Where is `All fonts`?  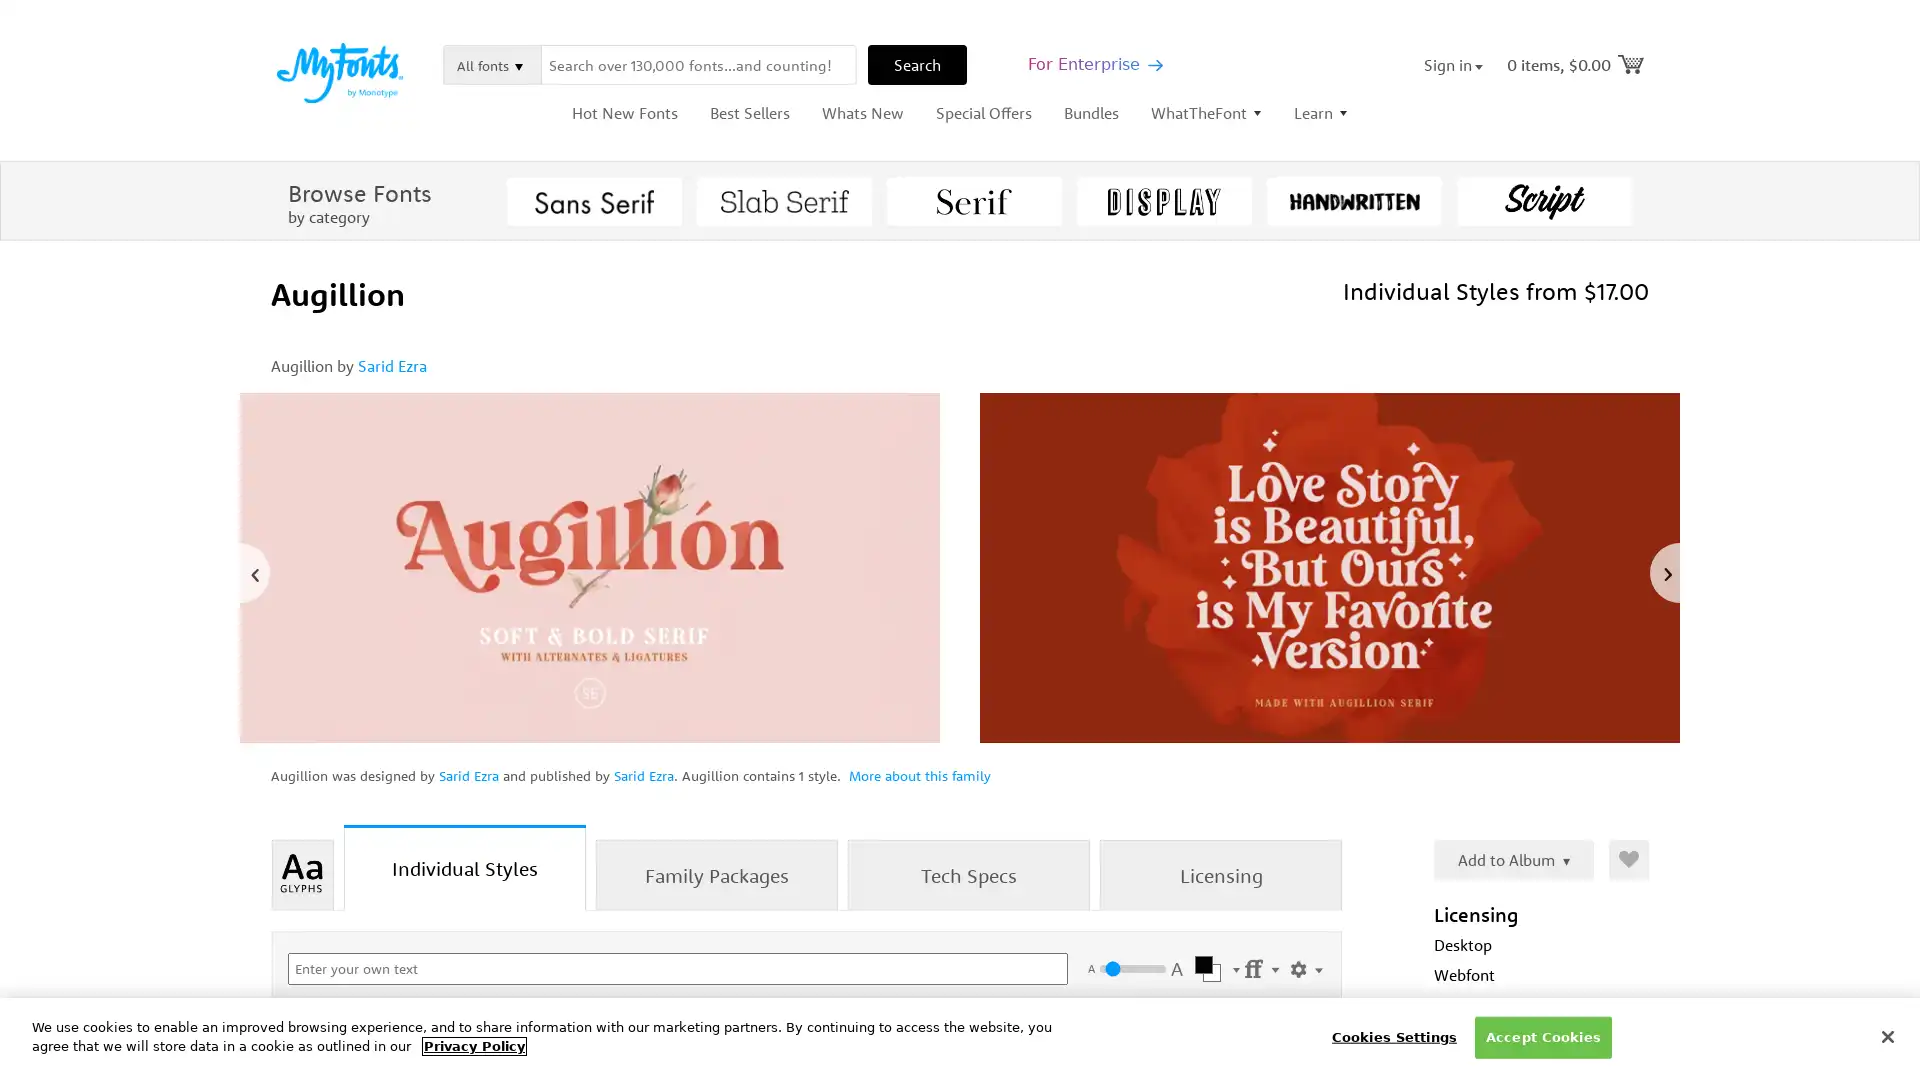 All fonts is located at coordinates (492, 64).